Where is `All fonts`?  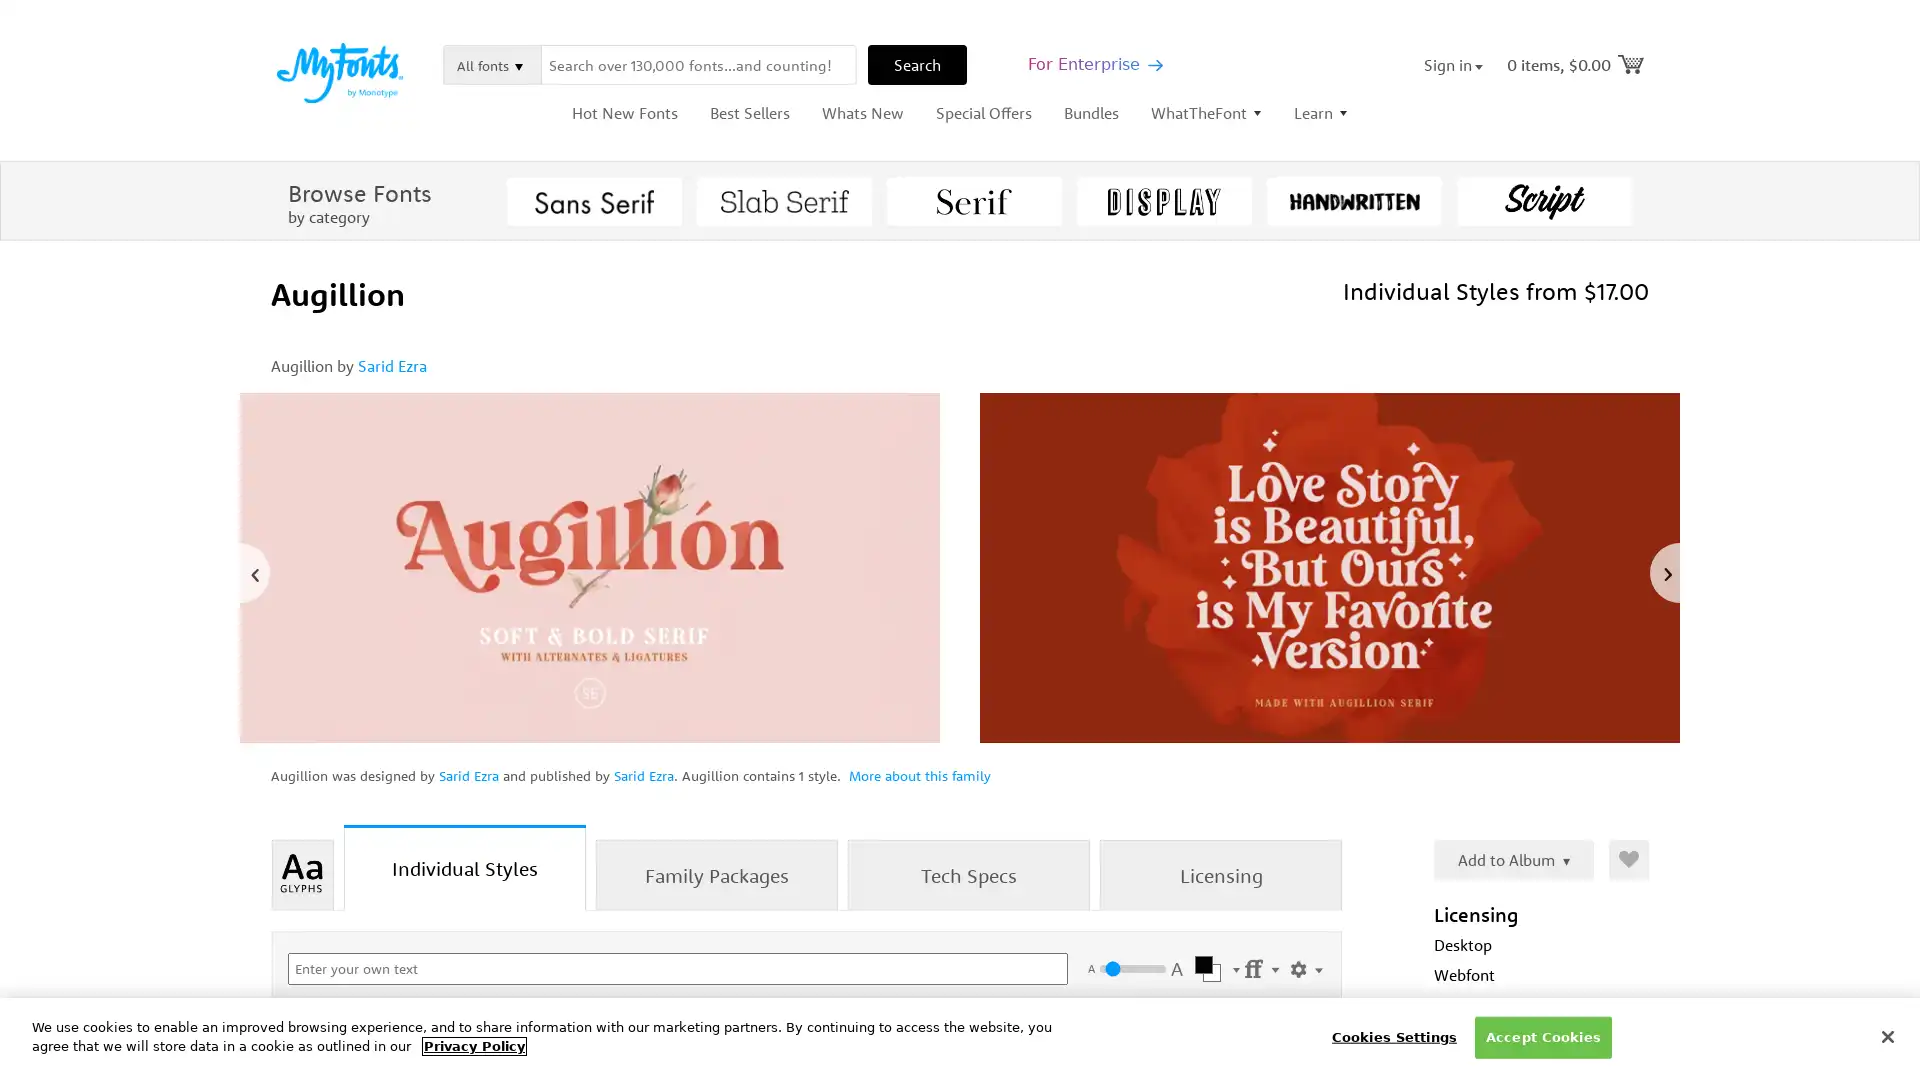 All fonts is located at coordinates (492, 64).